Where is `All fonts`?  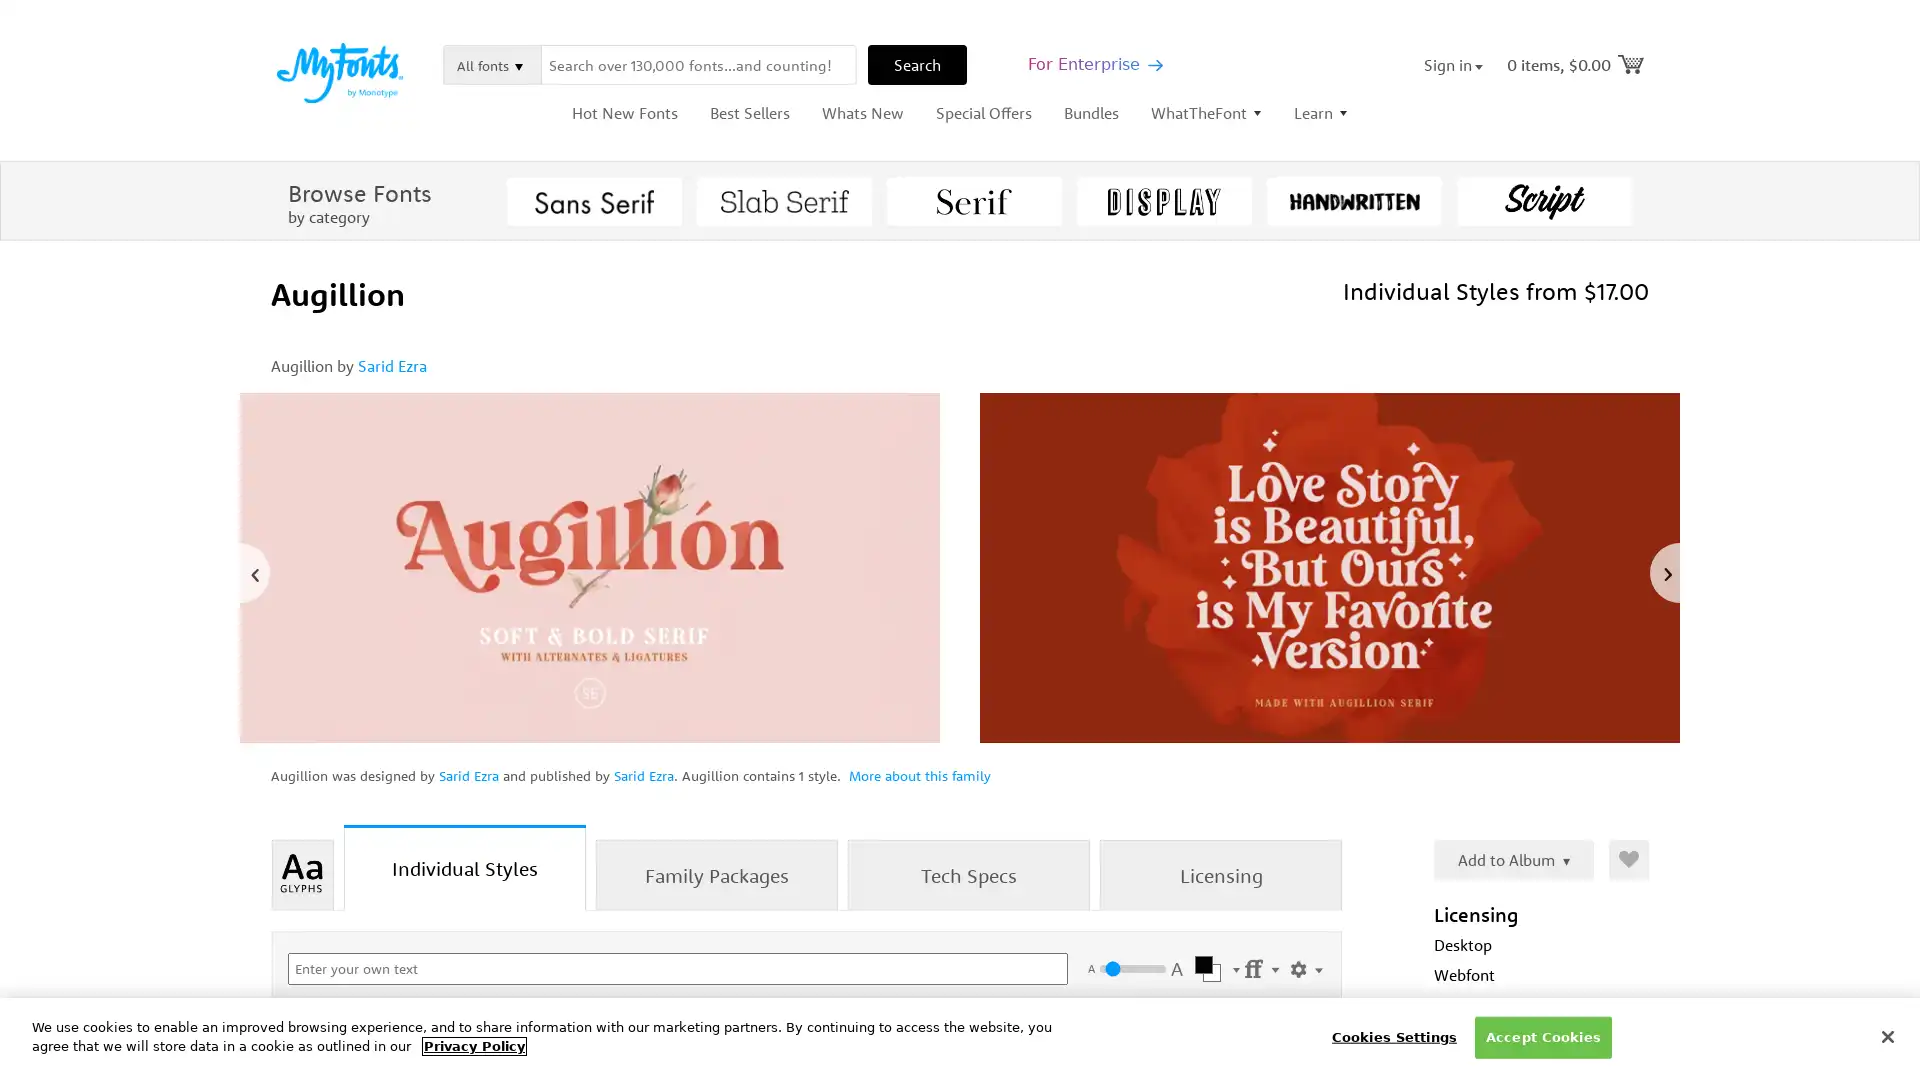 All fonts is located at coordinates (492, 64).